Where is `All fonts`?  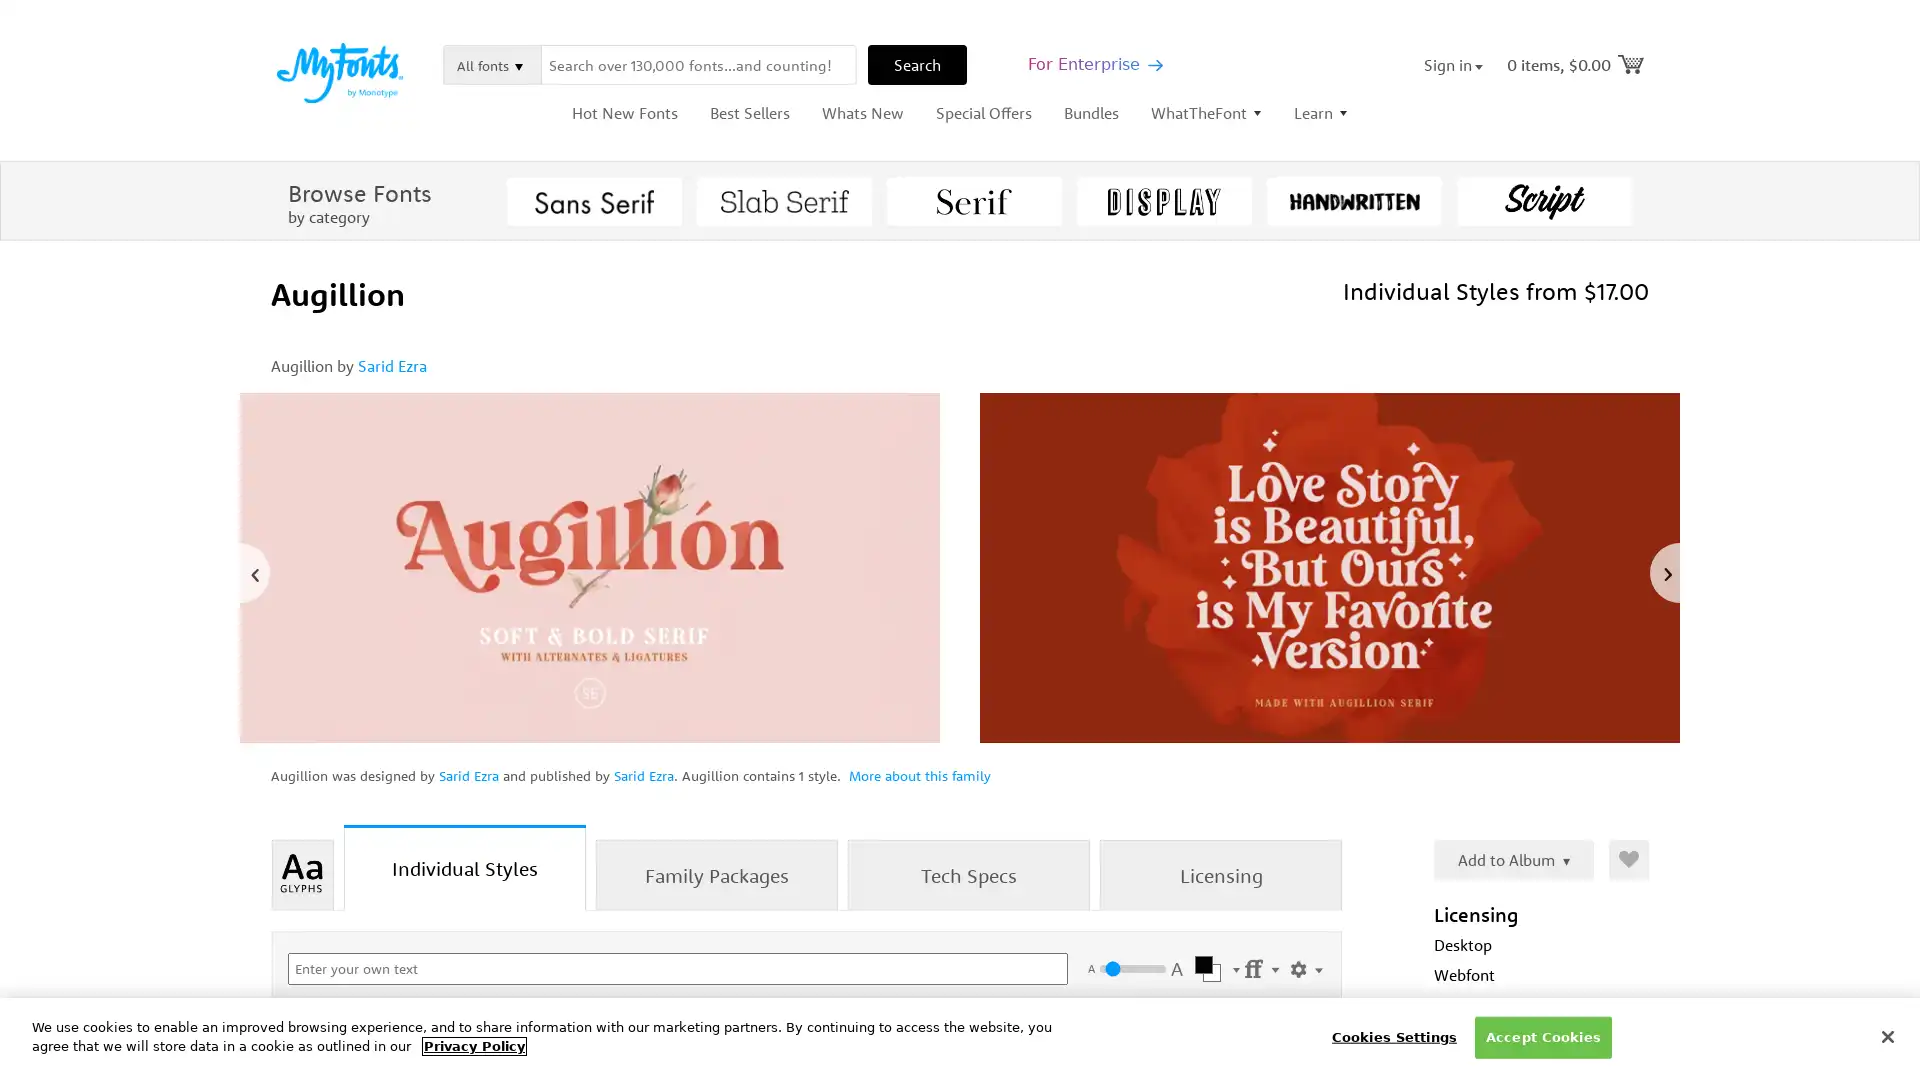 All fonts is located at coordinates (492, 64).